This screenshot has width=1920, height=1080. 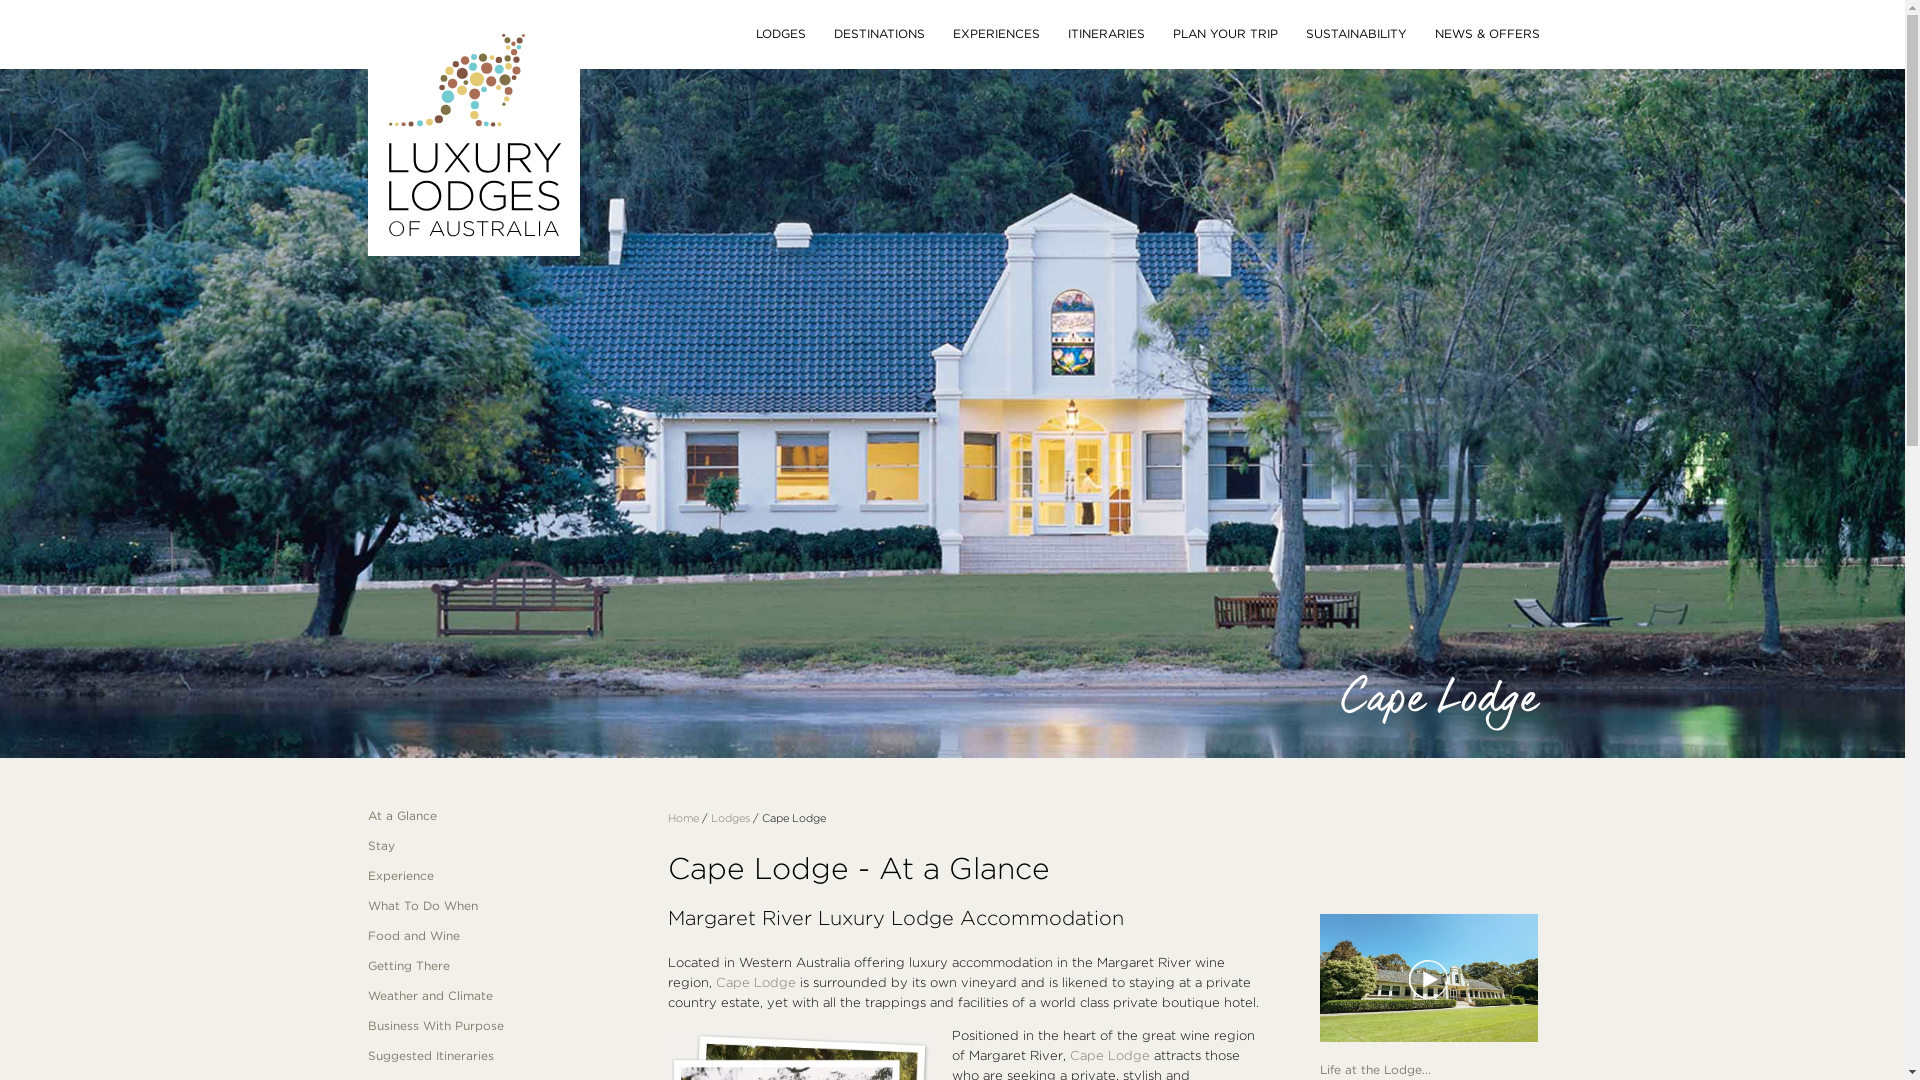 I want to click on 'EXPERIENCES', so click(x=995, y=34).